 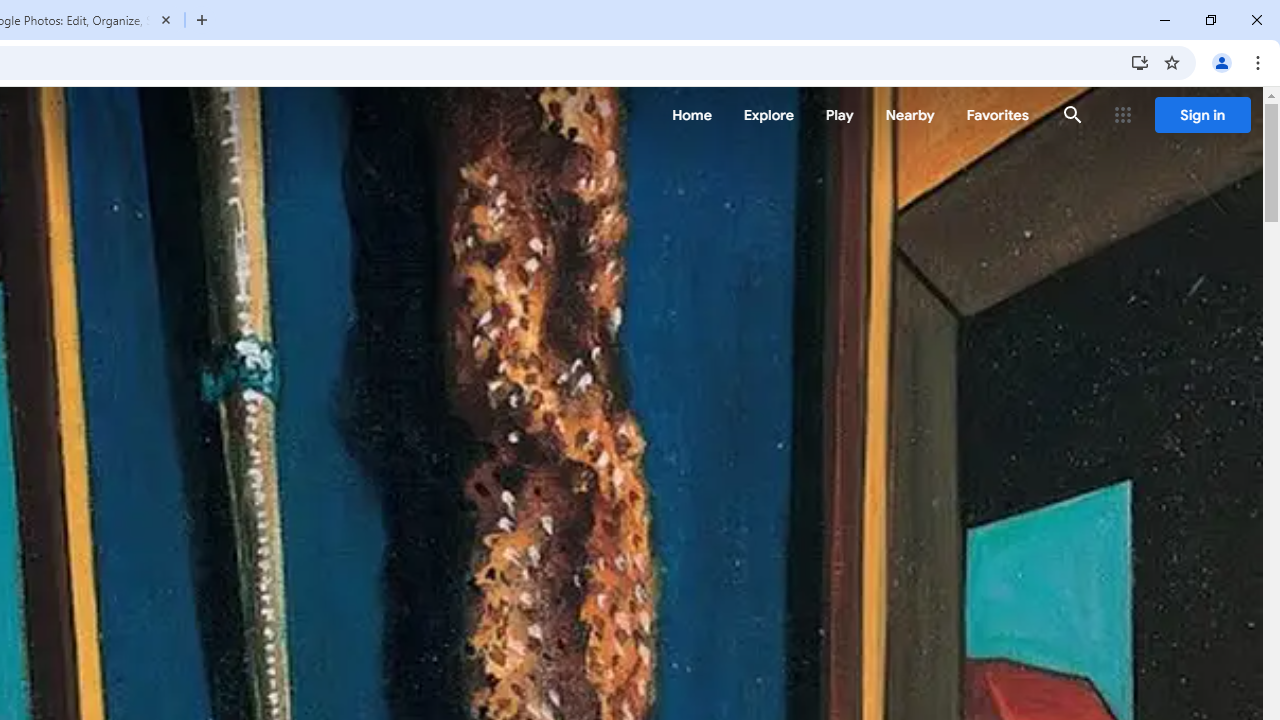 What do you see at coordinates (691, 115) in the screenshot?
I see `'Home'` at bounding box center [691, 115].